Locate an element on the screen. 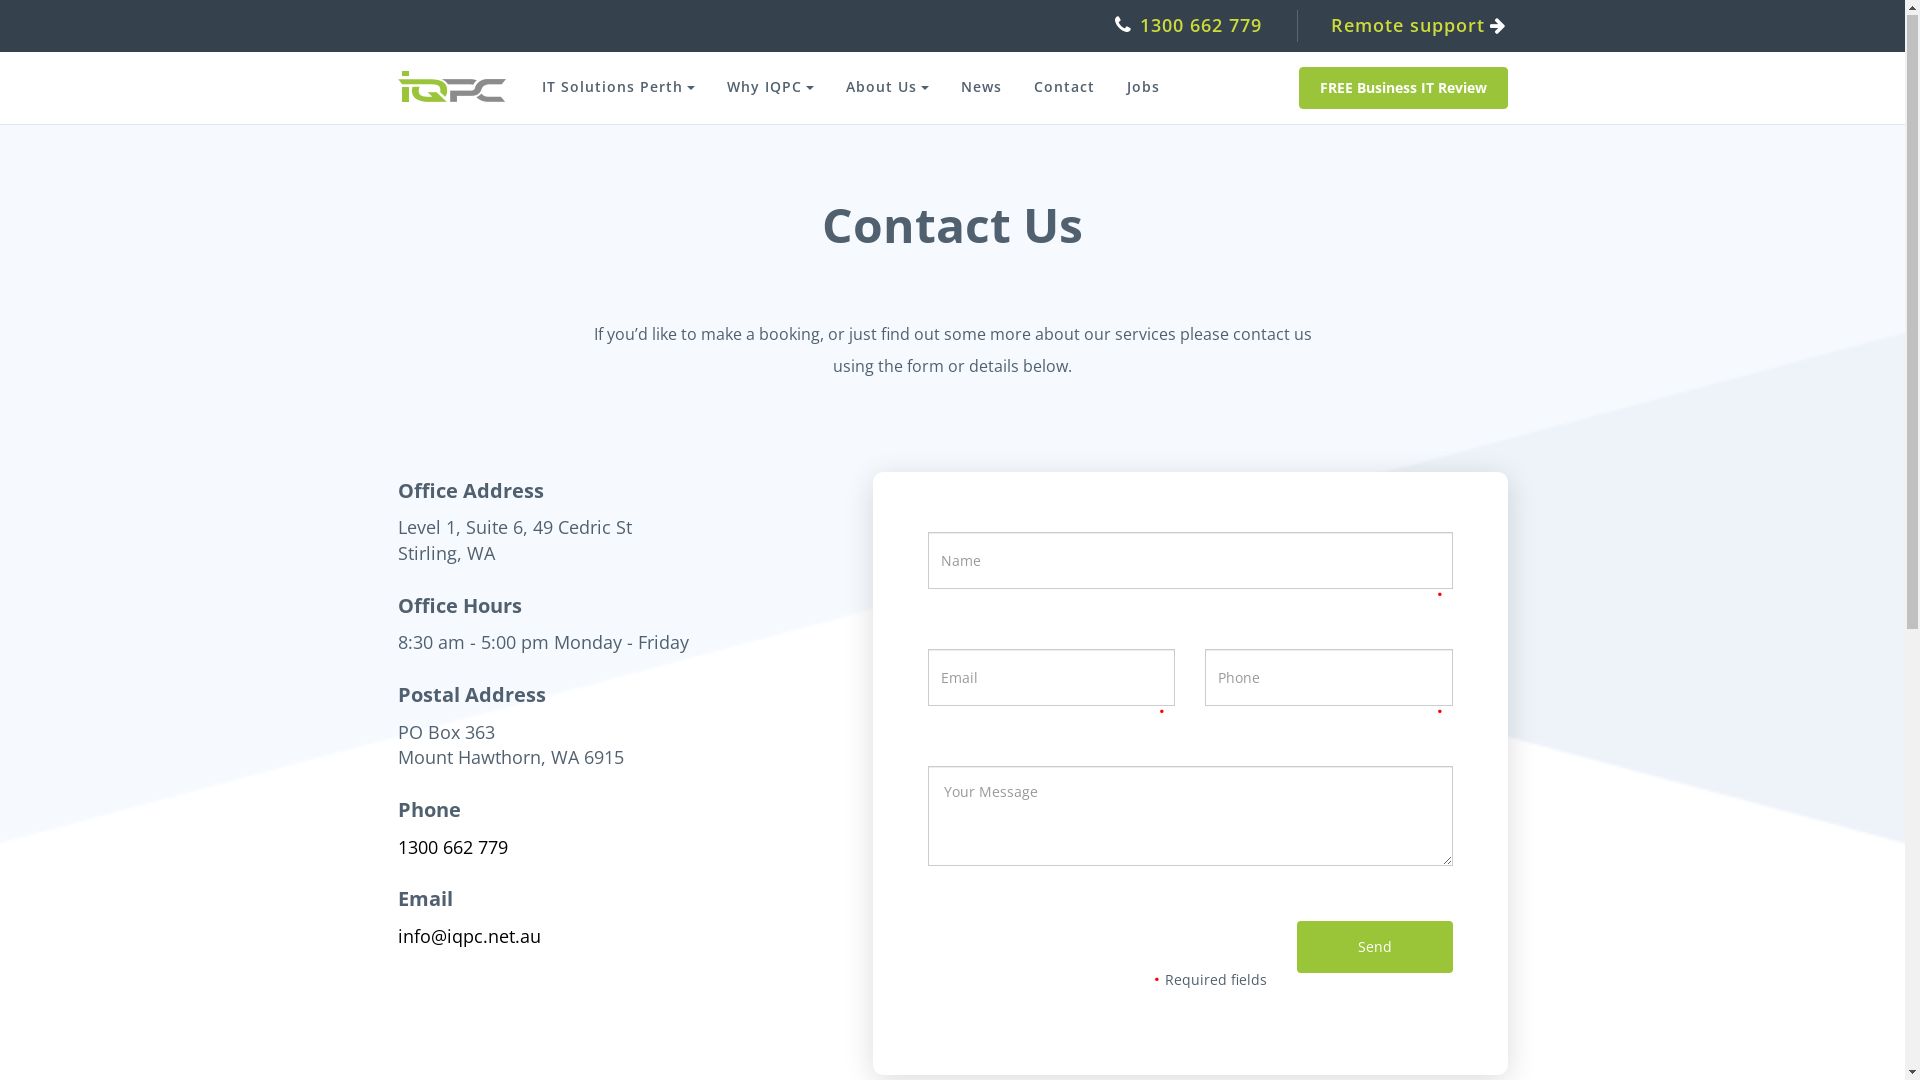  '1300 662 779' is located at coordinates (1190, 26).